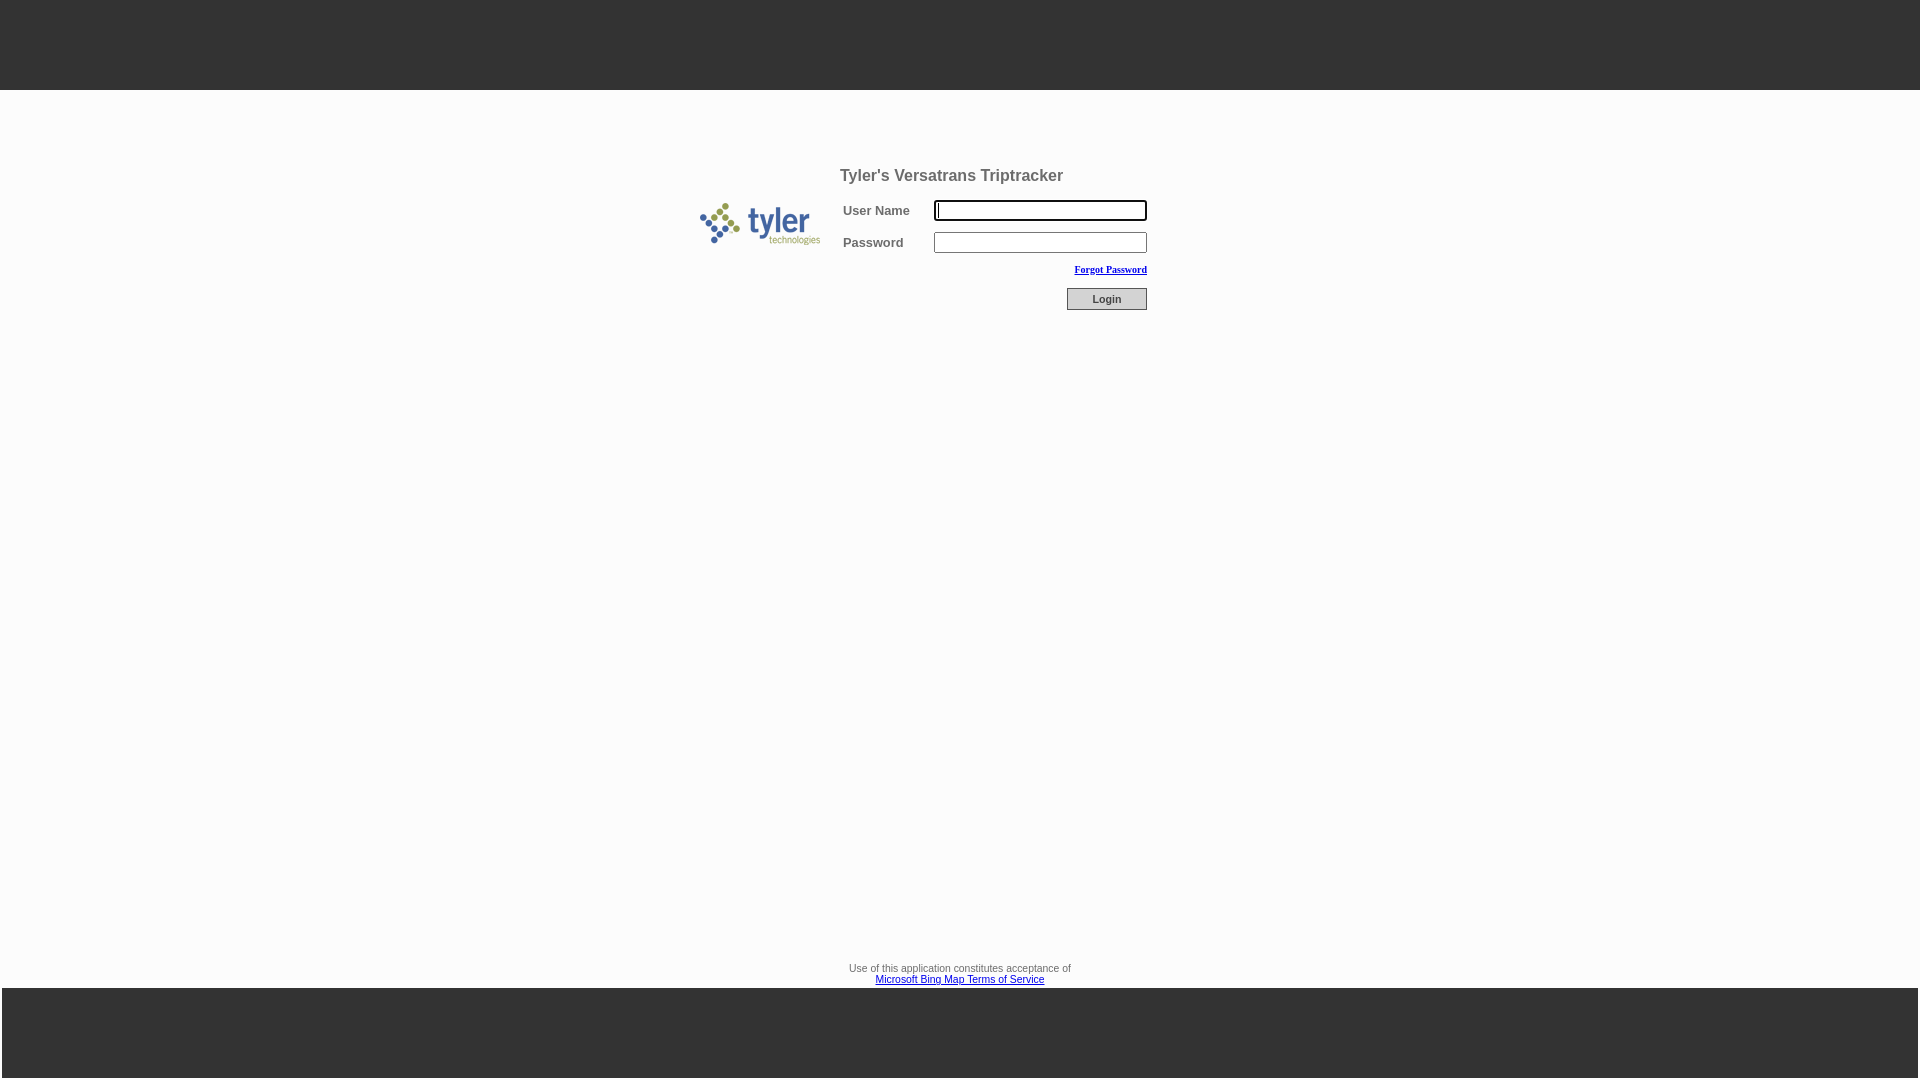 The image size is (1920, 1080). I want to click on 'Login', so click(1065, 299).